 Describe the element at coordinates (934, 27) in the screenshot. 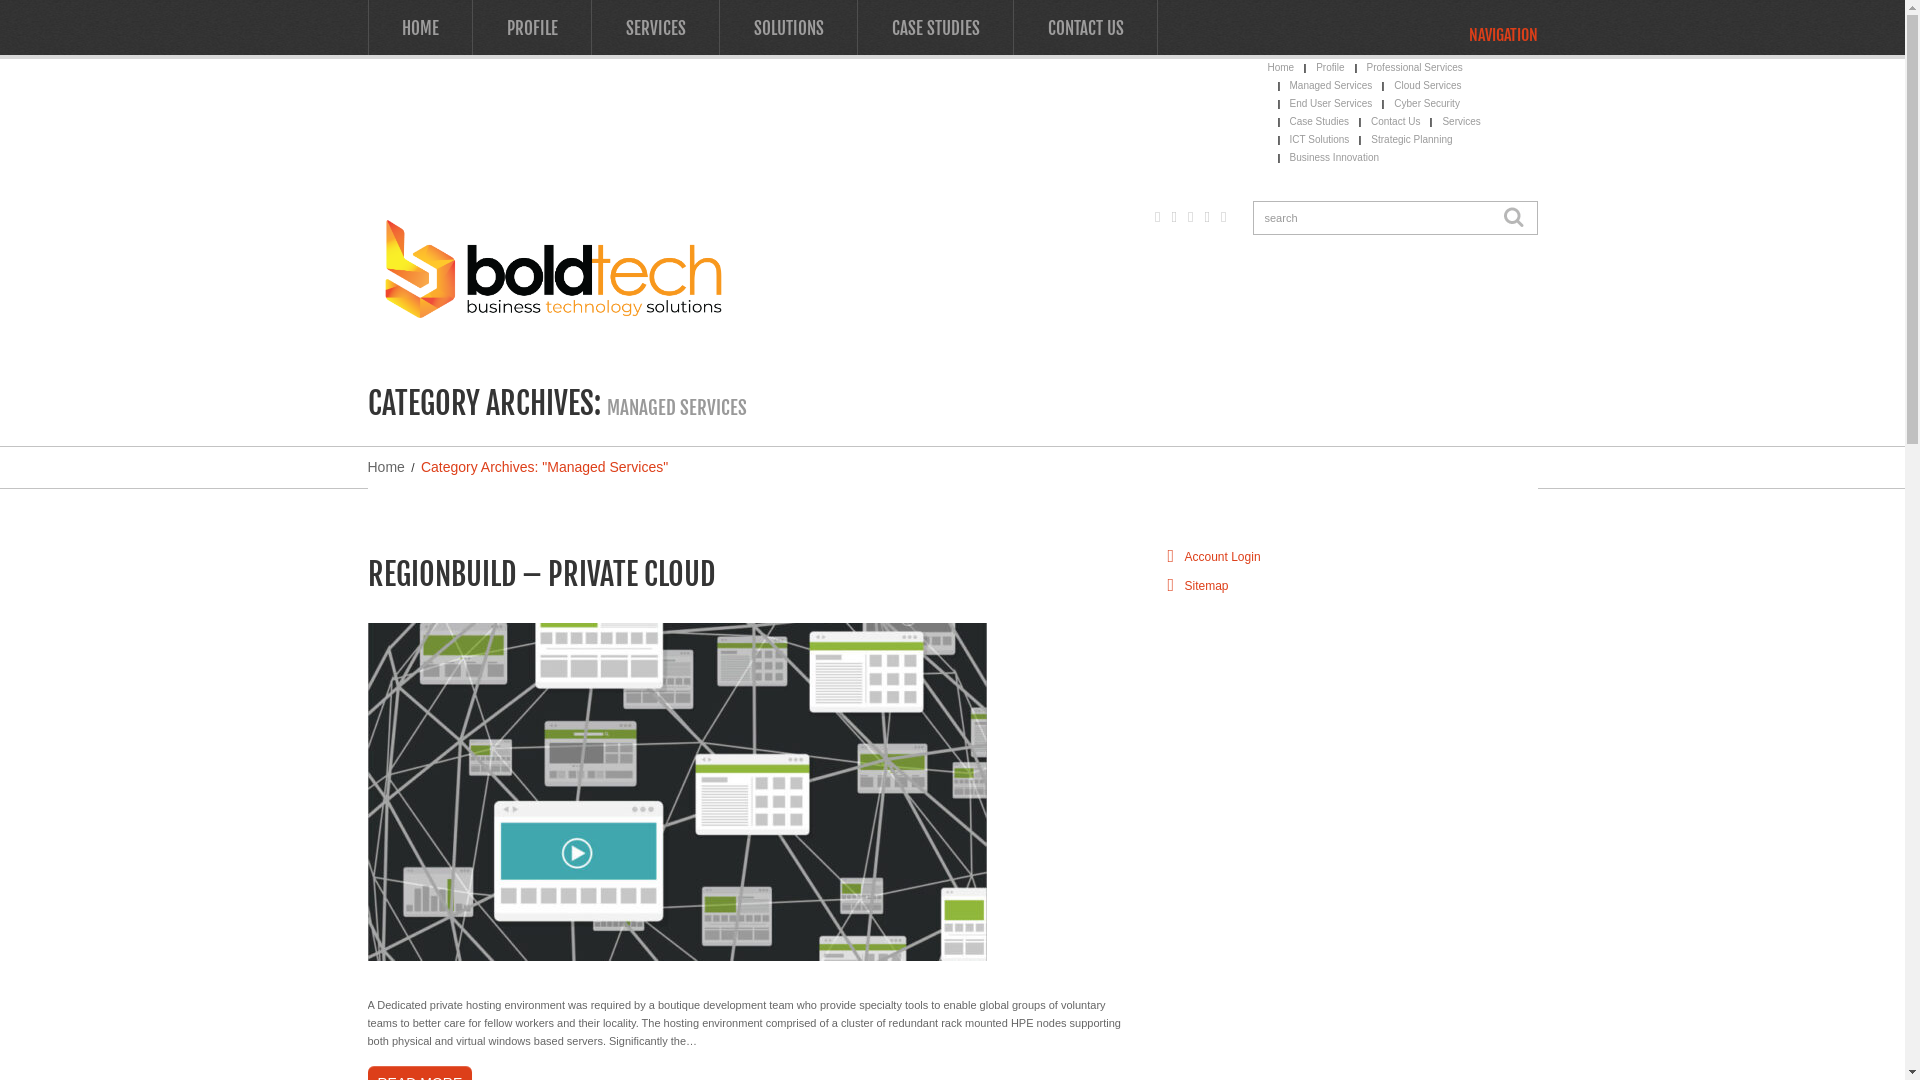

I see `'CASE STUDIES'` at that location.